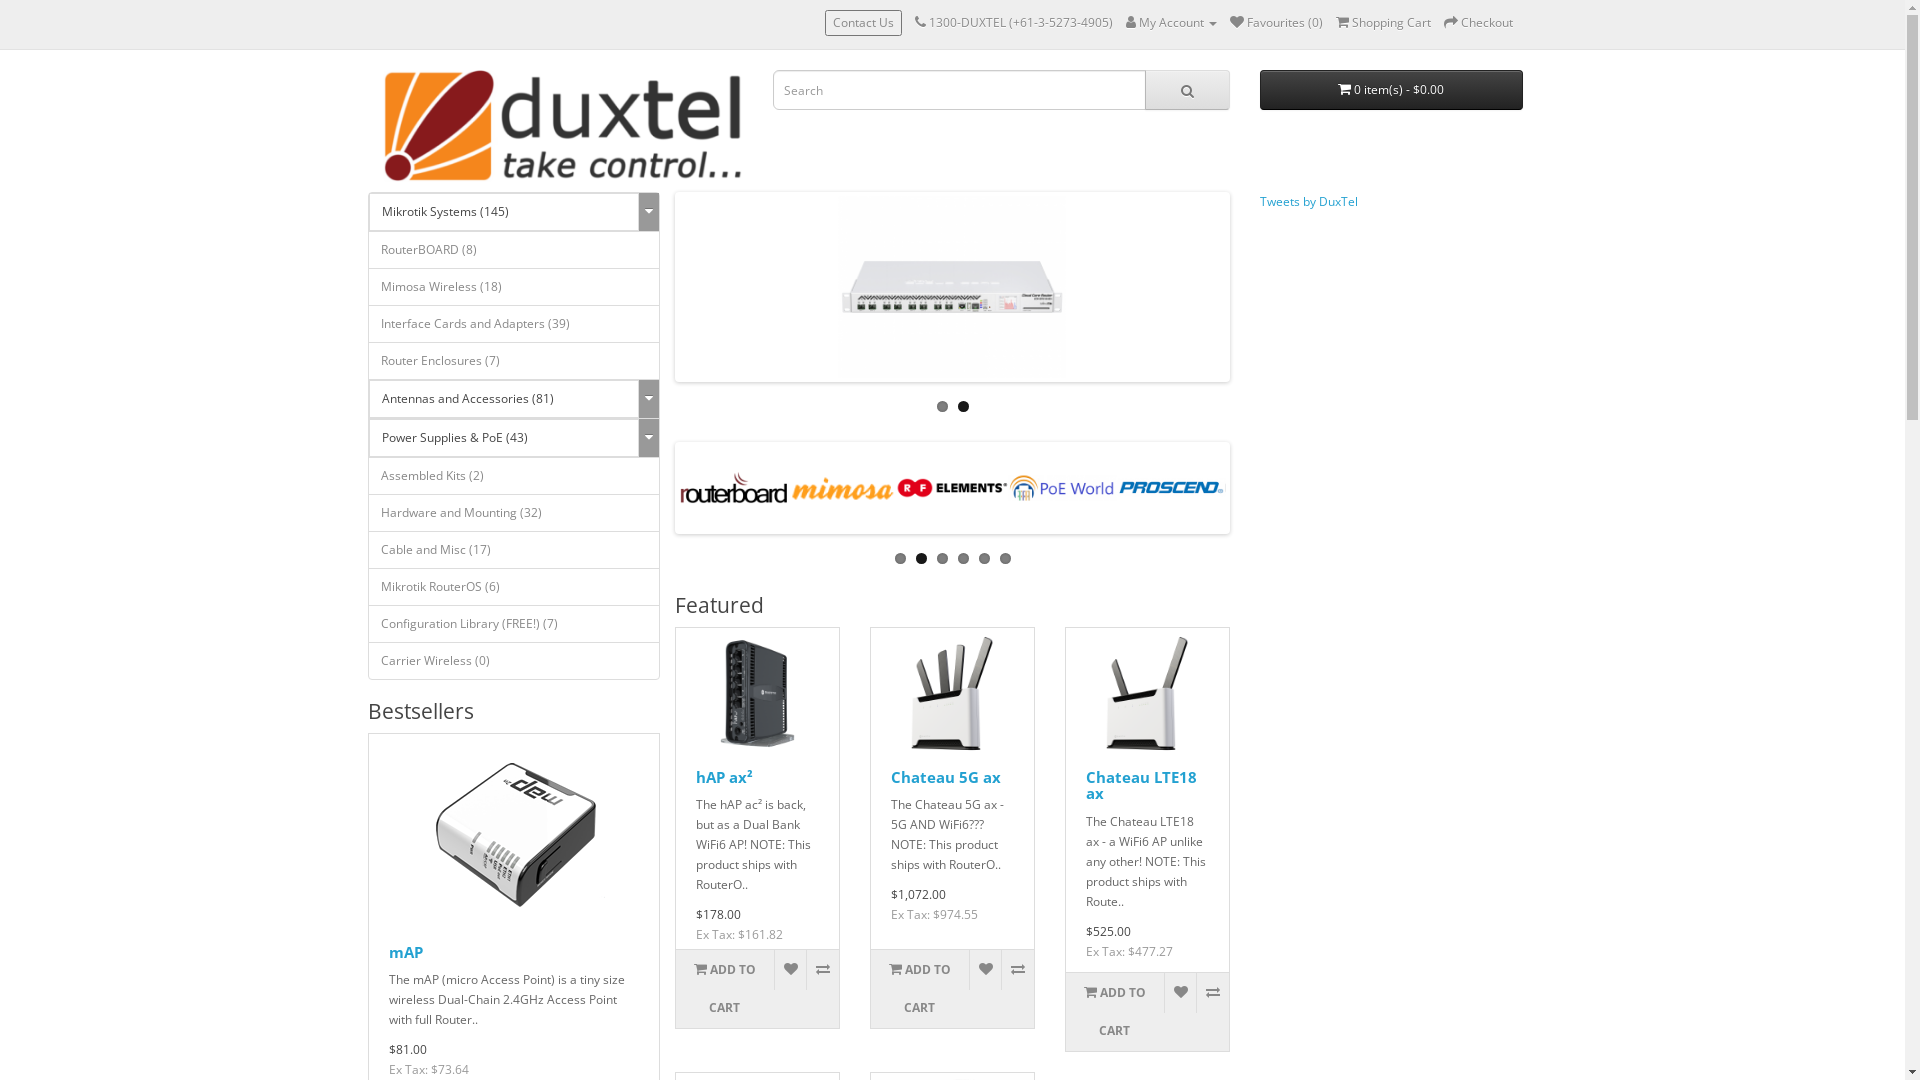 The height and width of the screenshot is (1080, 1920). What do you see at coordinates (1171, 22) in the screenshot?
I see `'My Account'` at bounding box center [1171, 22].